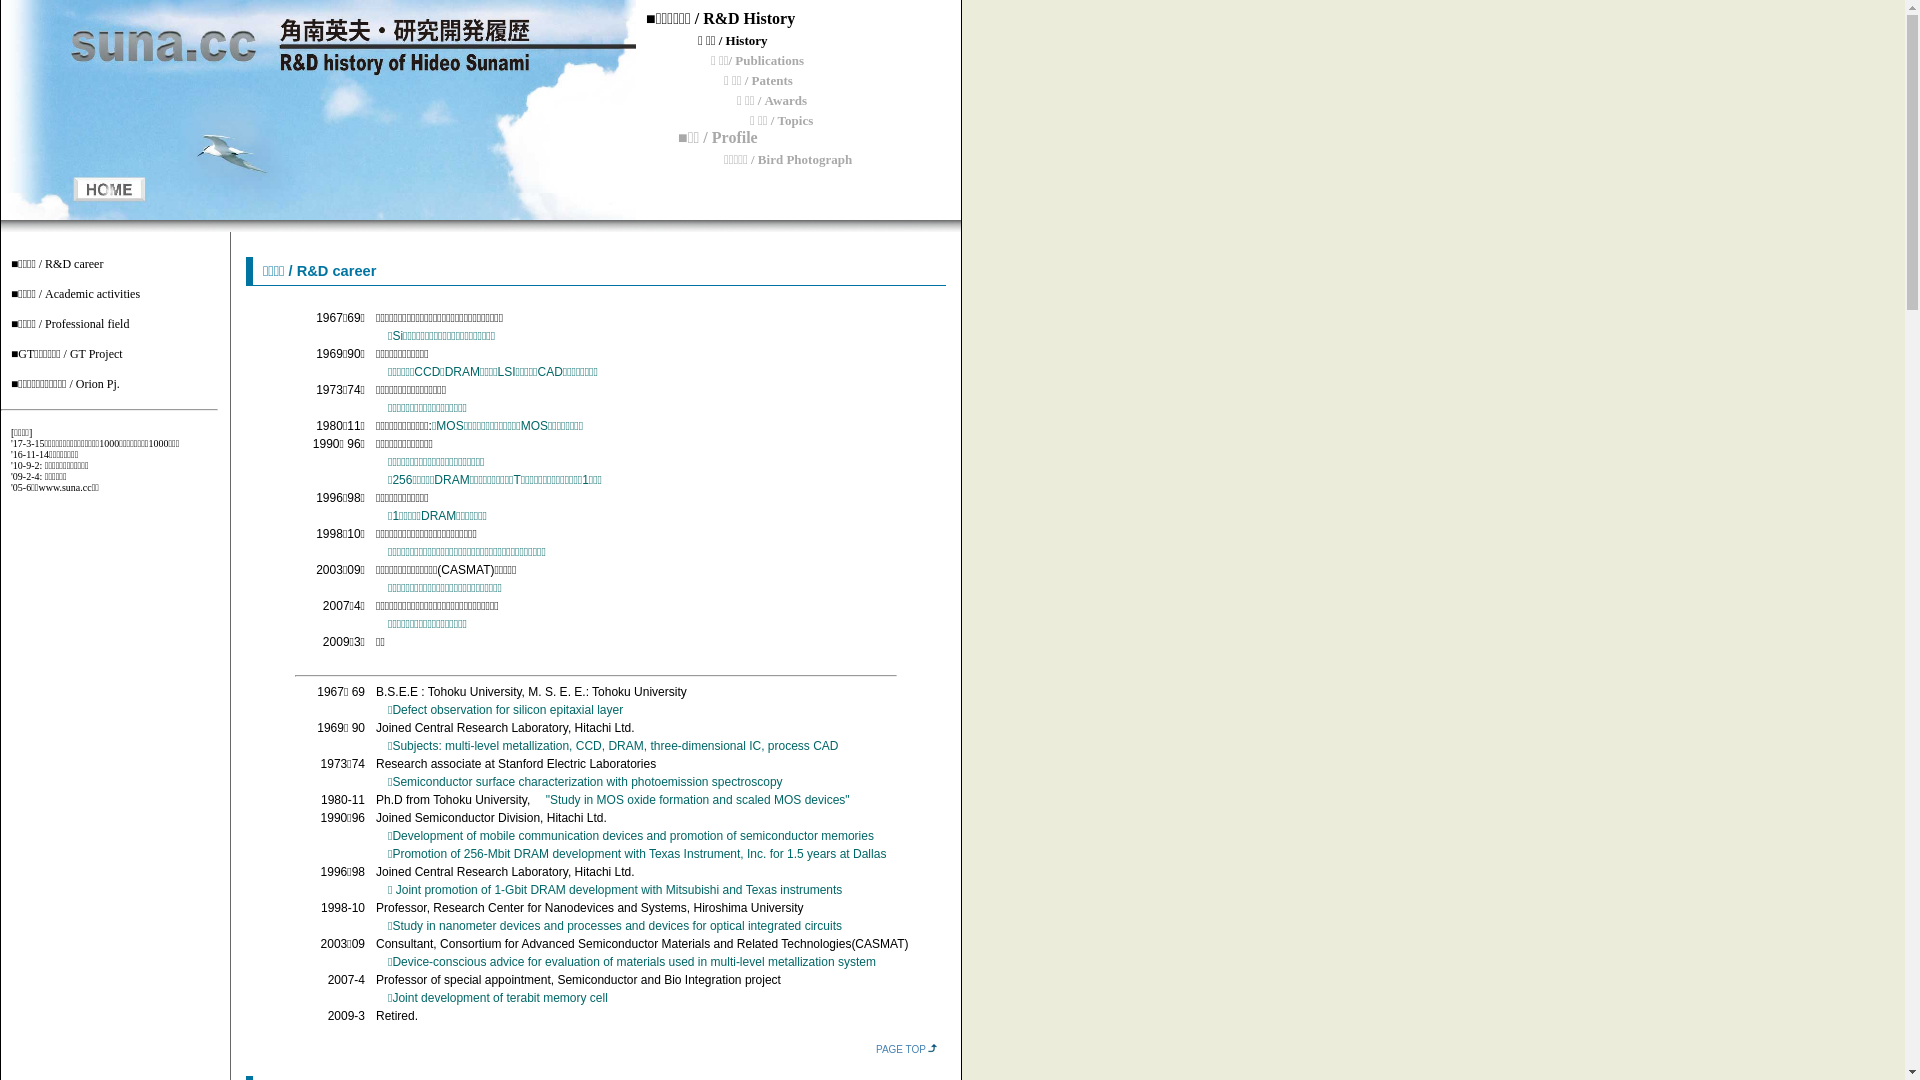 This screenshot has height=1080, width=1920. What do you see at coordinates (875, 1048) in the screenshot?
I see `'PAGE TOP'` at bounding box center [875, 1048].